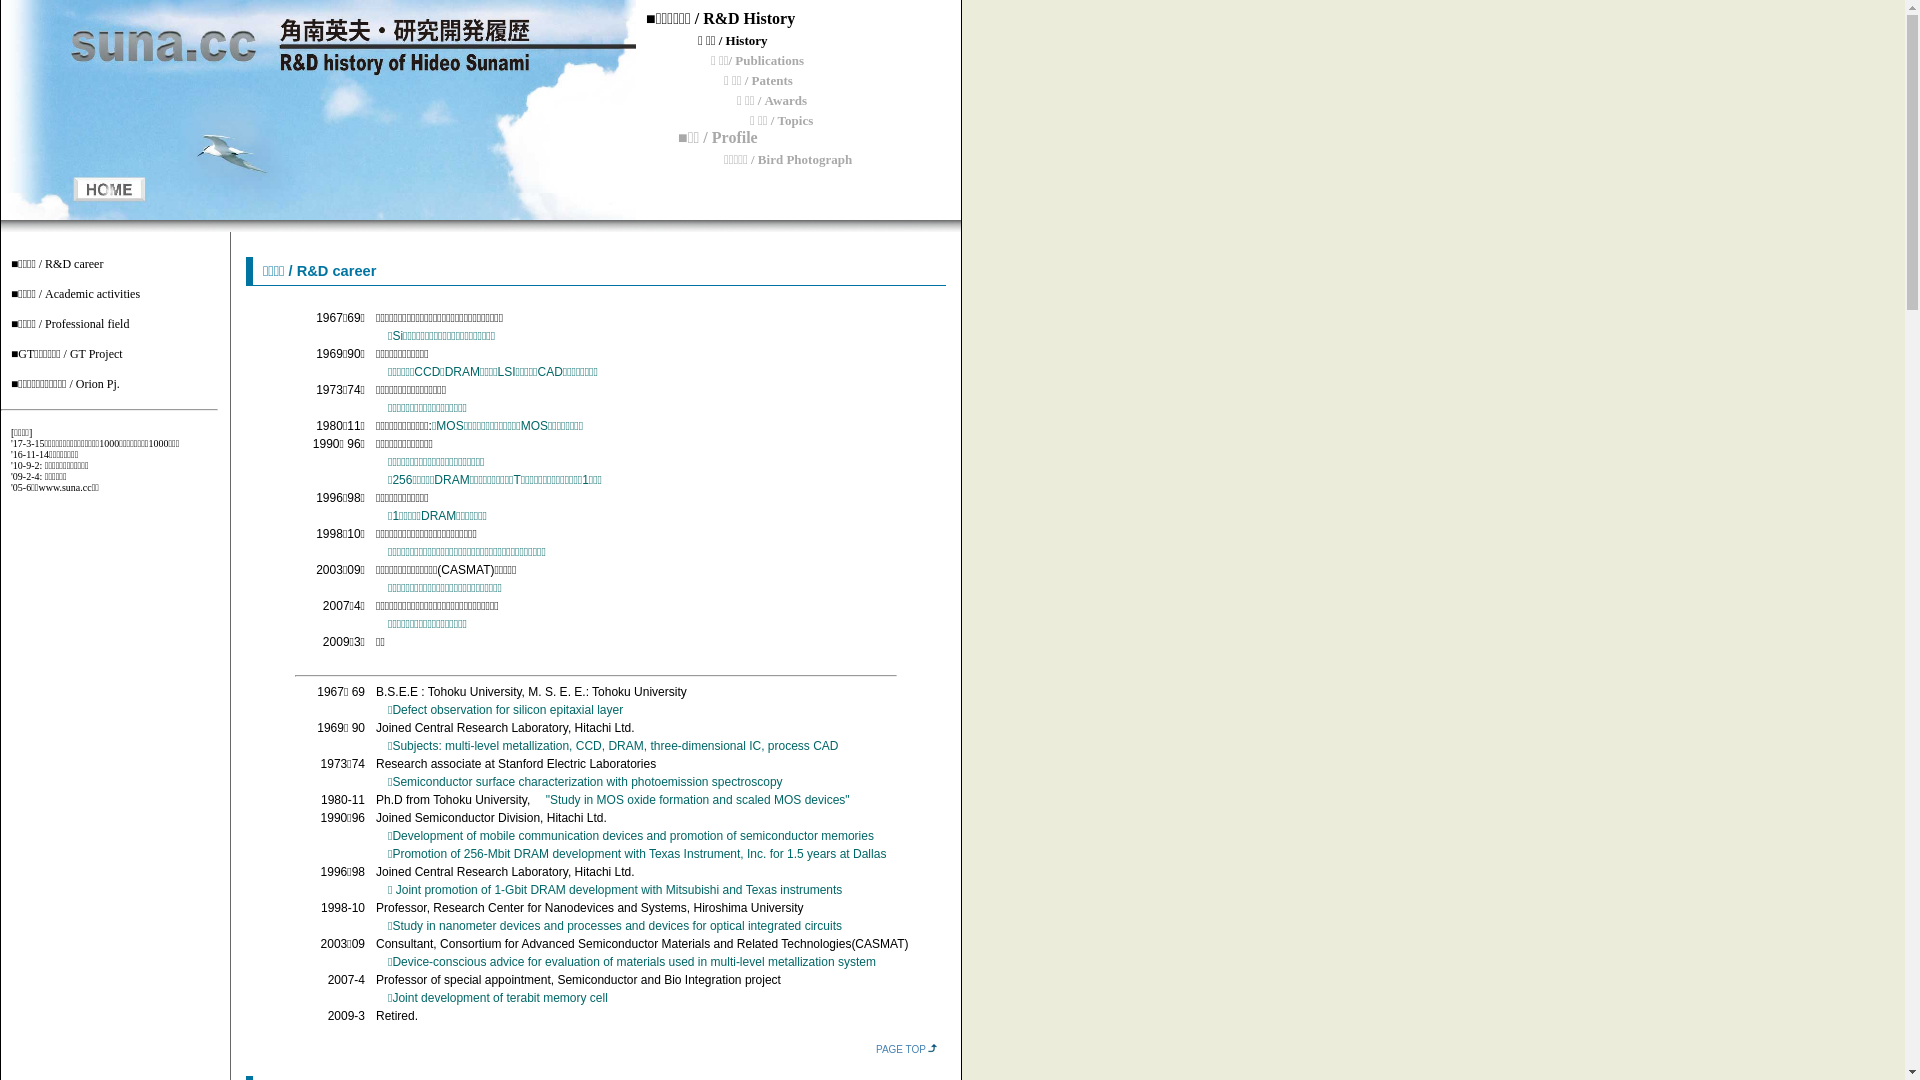 This screenshot has height=1080, width=1920. What do you see at coordinates (875, 1048) in the screenshot?
I see `'PAGE TOP'` at bounding box center [875, 1048].